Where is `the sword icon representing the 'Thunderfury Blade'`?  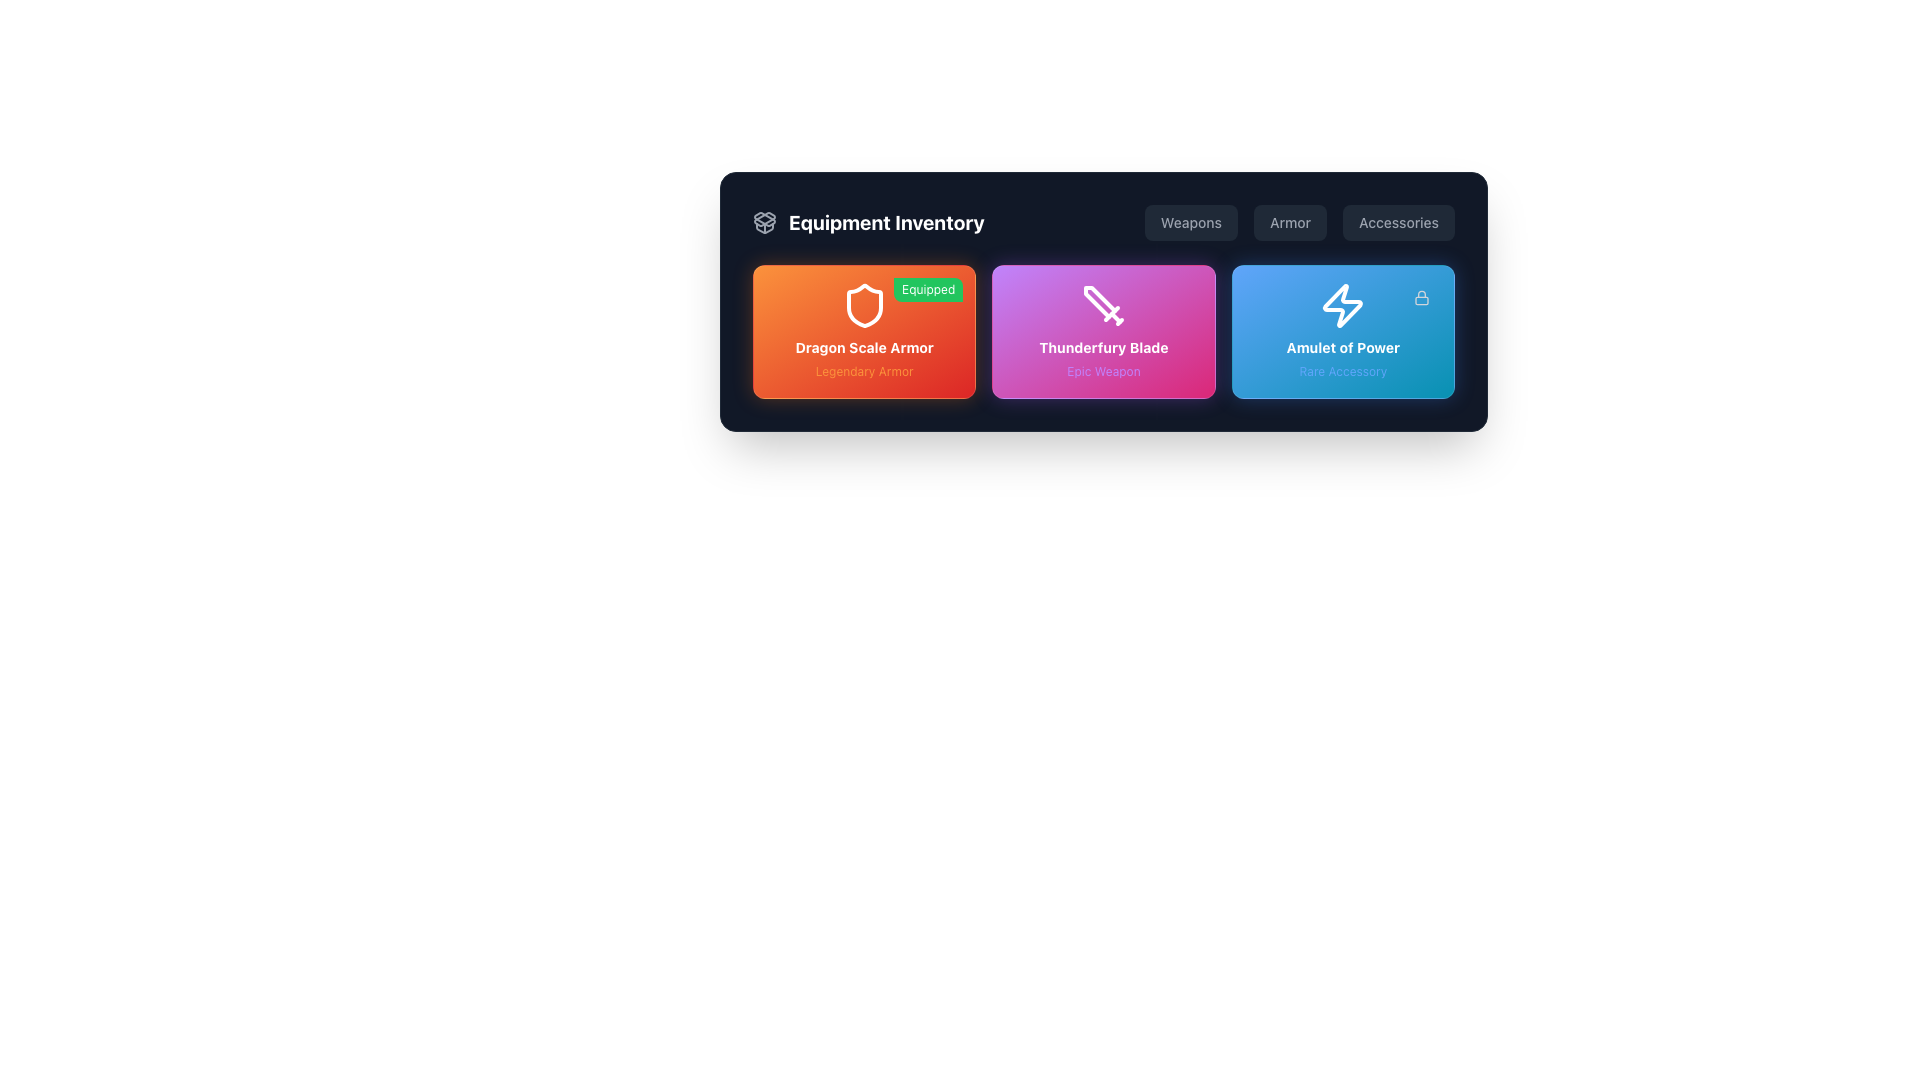 the sword icon representing the 'Thunderfury Blade' is located at coordinates (1103, 305).